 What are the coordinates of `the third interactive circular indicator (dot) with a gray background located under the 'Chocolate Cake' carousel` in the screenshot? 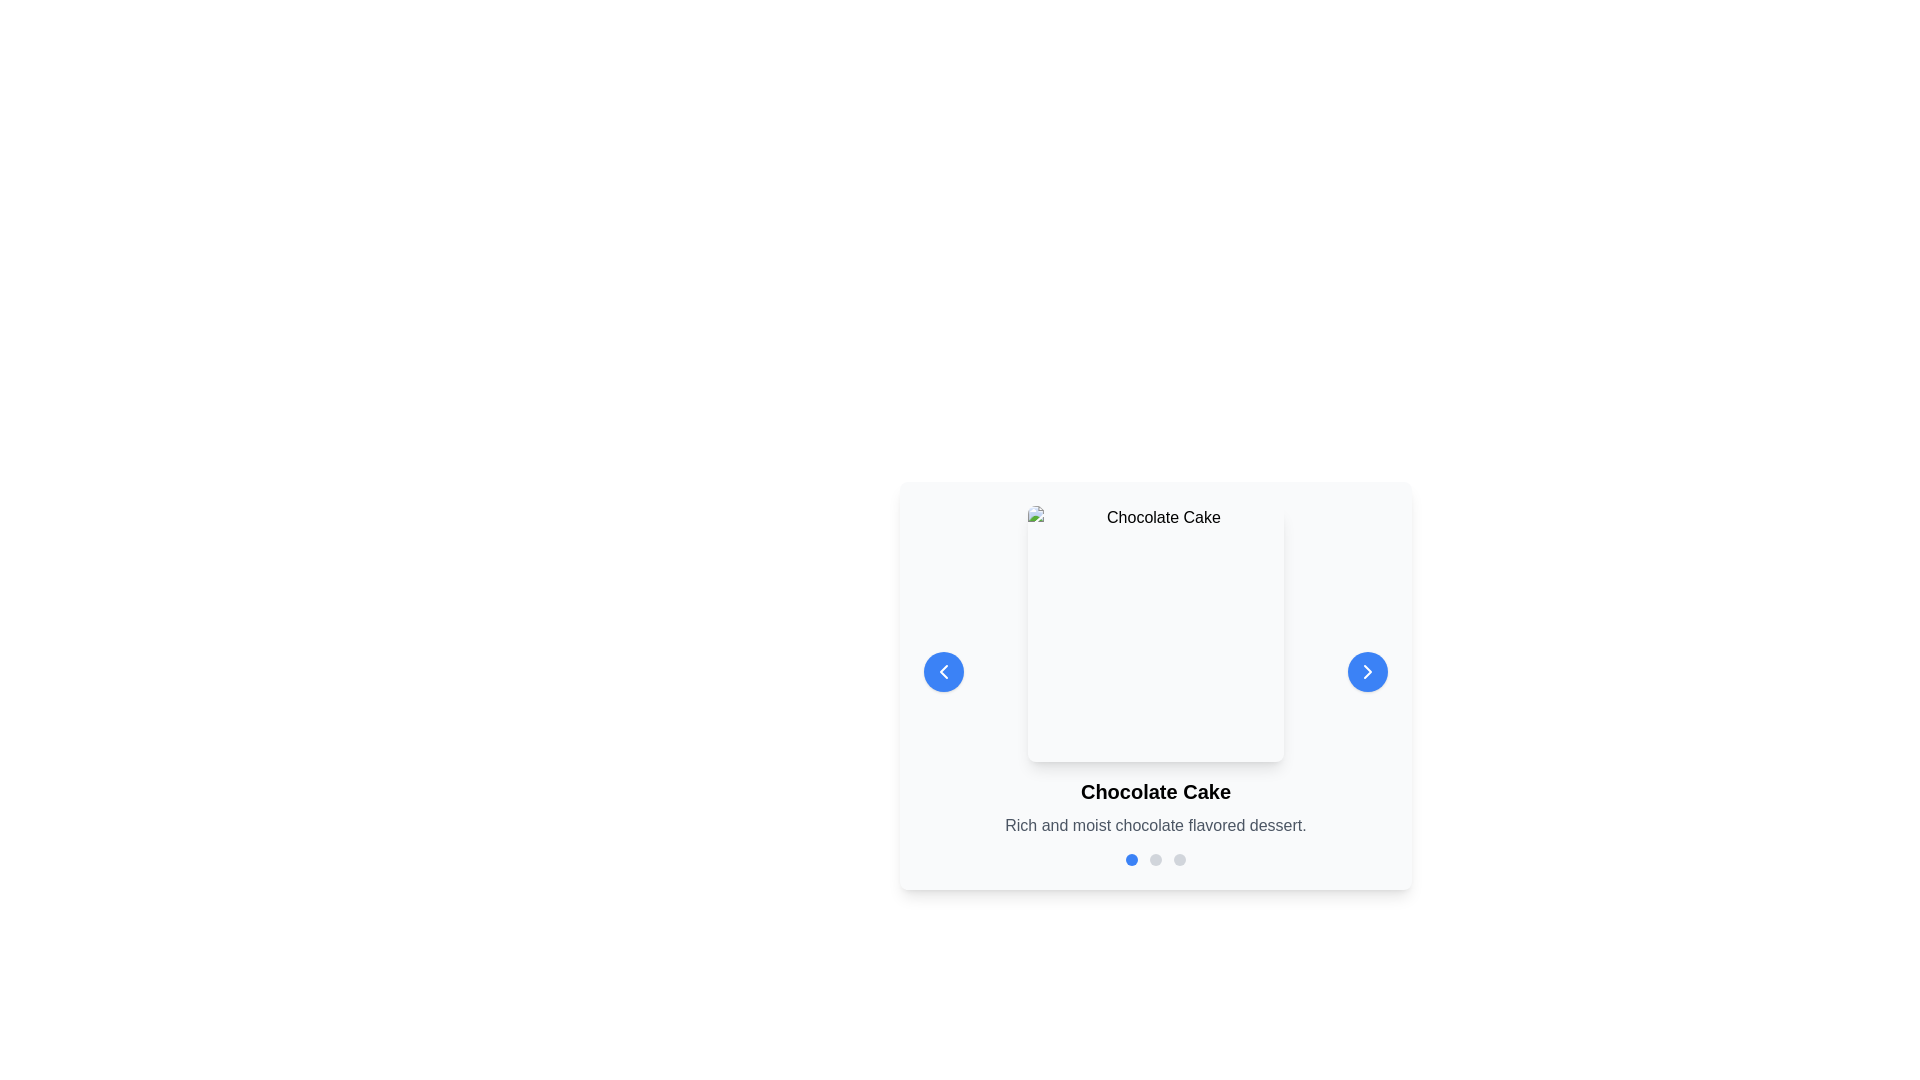 It's located at (1180, 859).